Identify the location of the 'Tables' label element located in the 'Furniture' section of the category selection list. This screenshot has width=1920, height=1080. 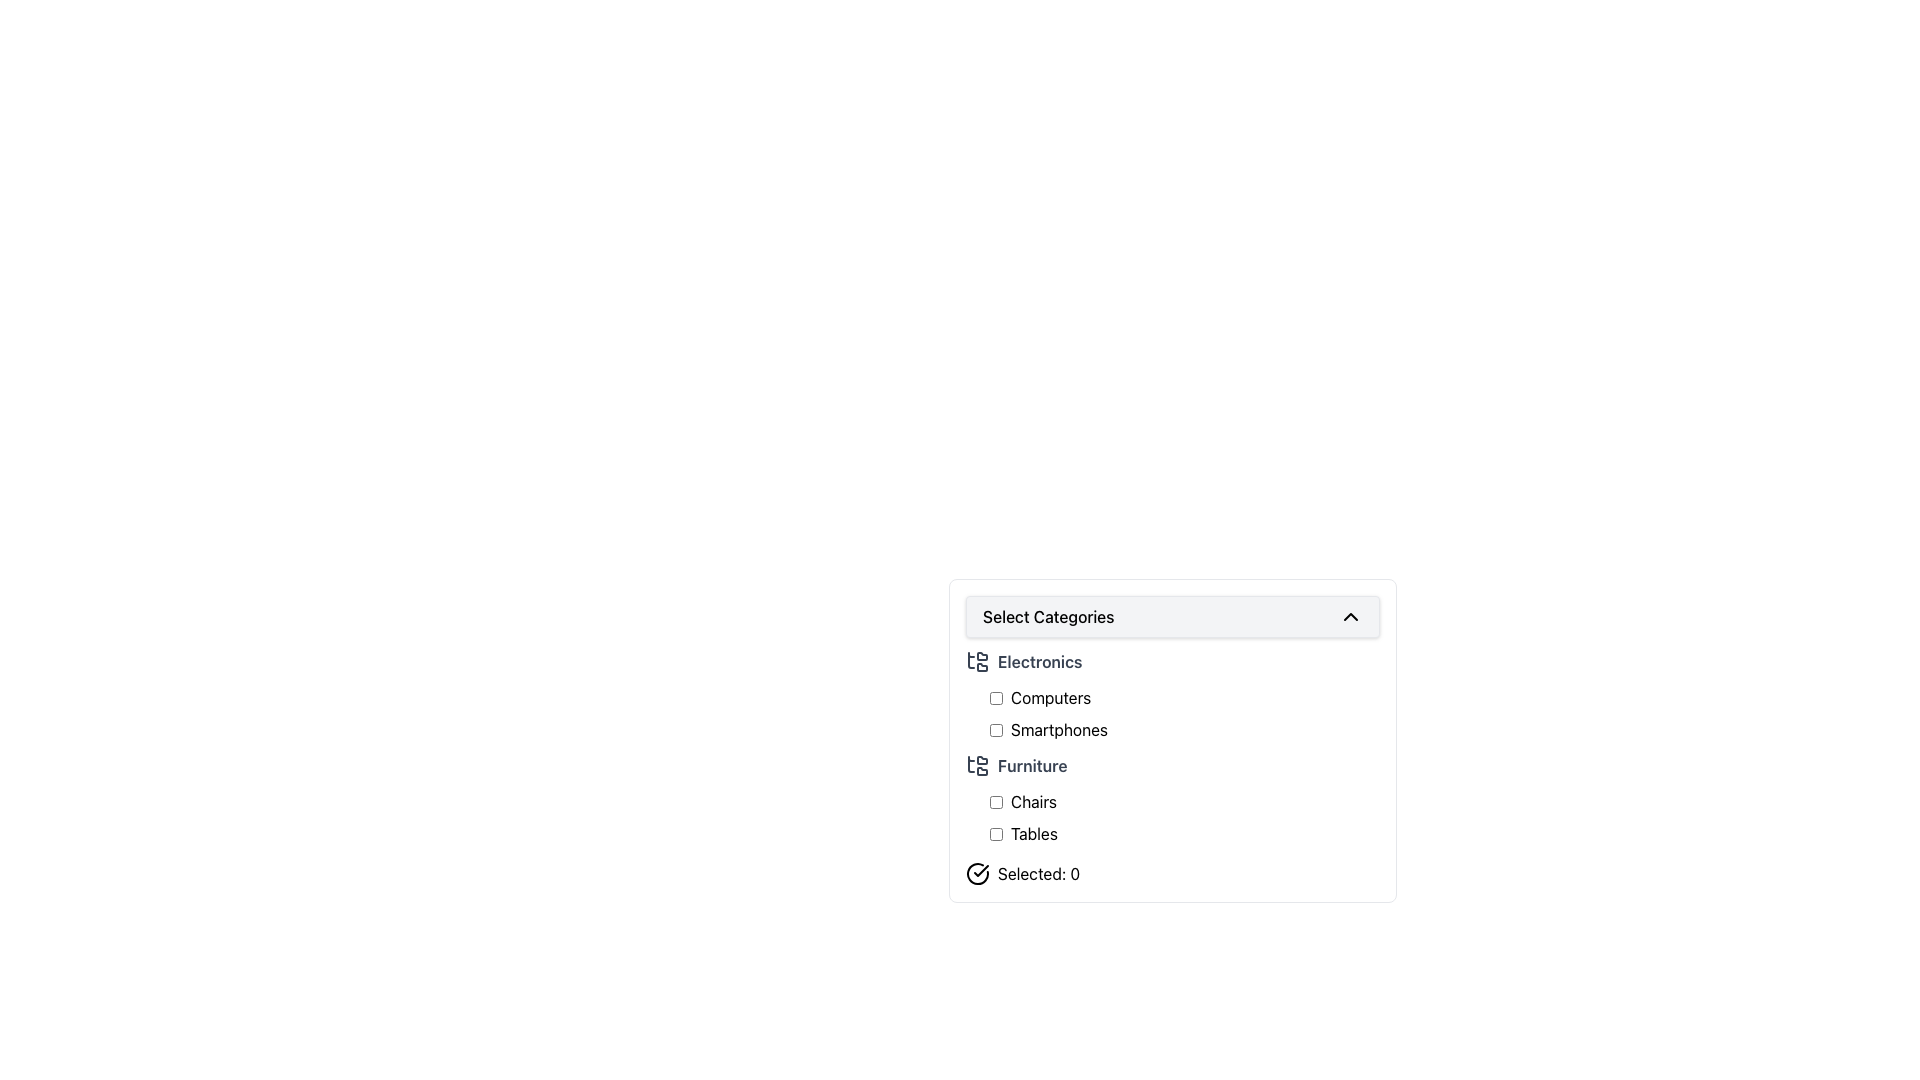
(1034, 833).